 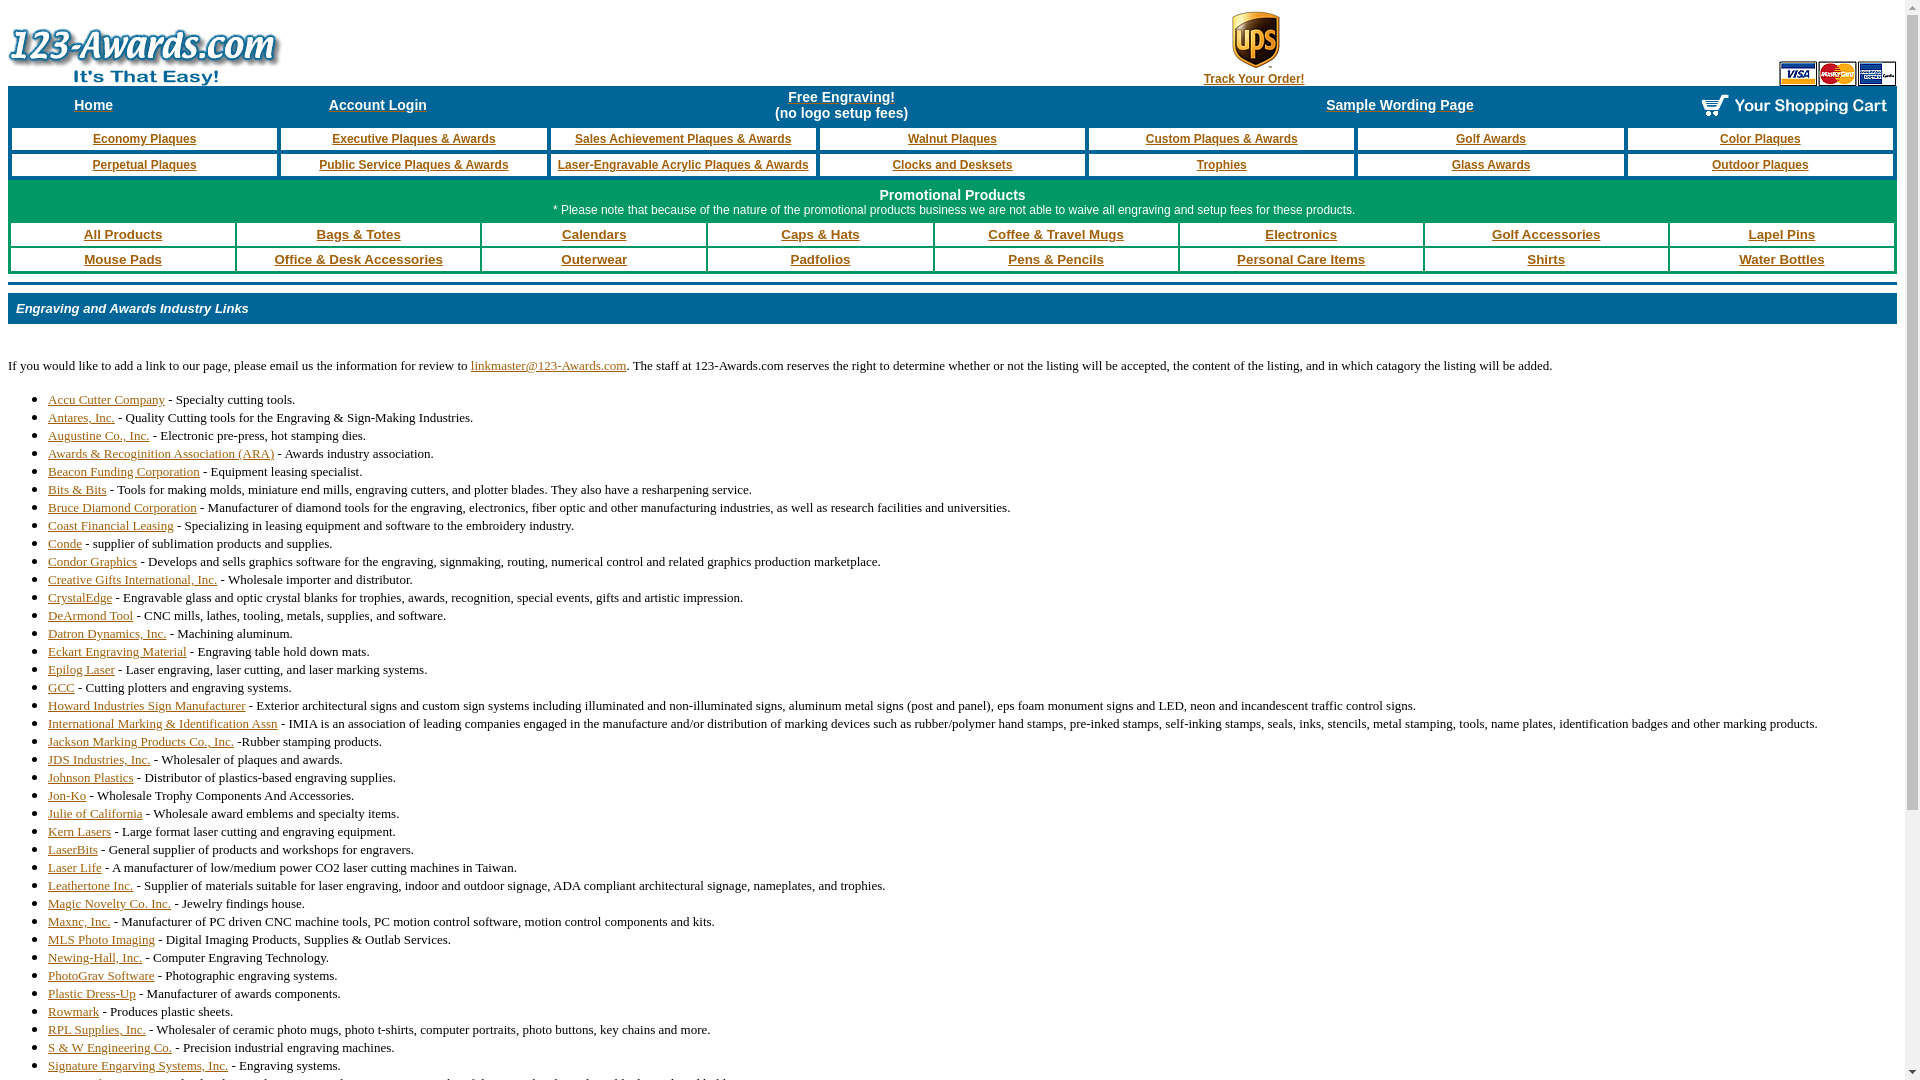 I want to click on 'Beacon Funding Corporation', so click(x=123, y=470).